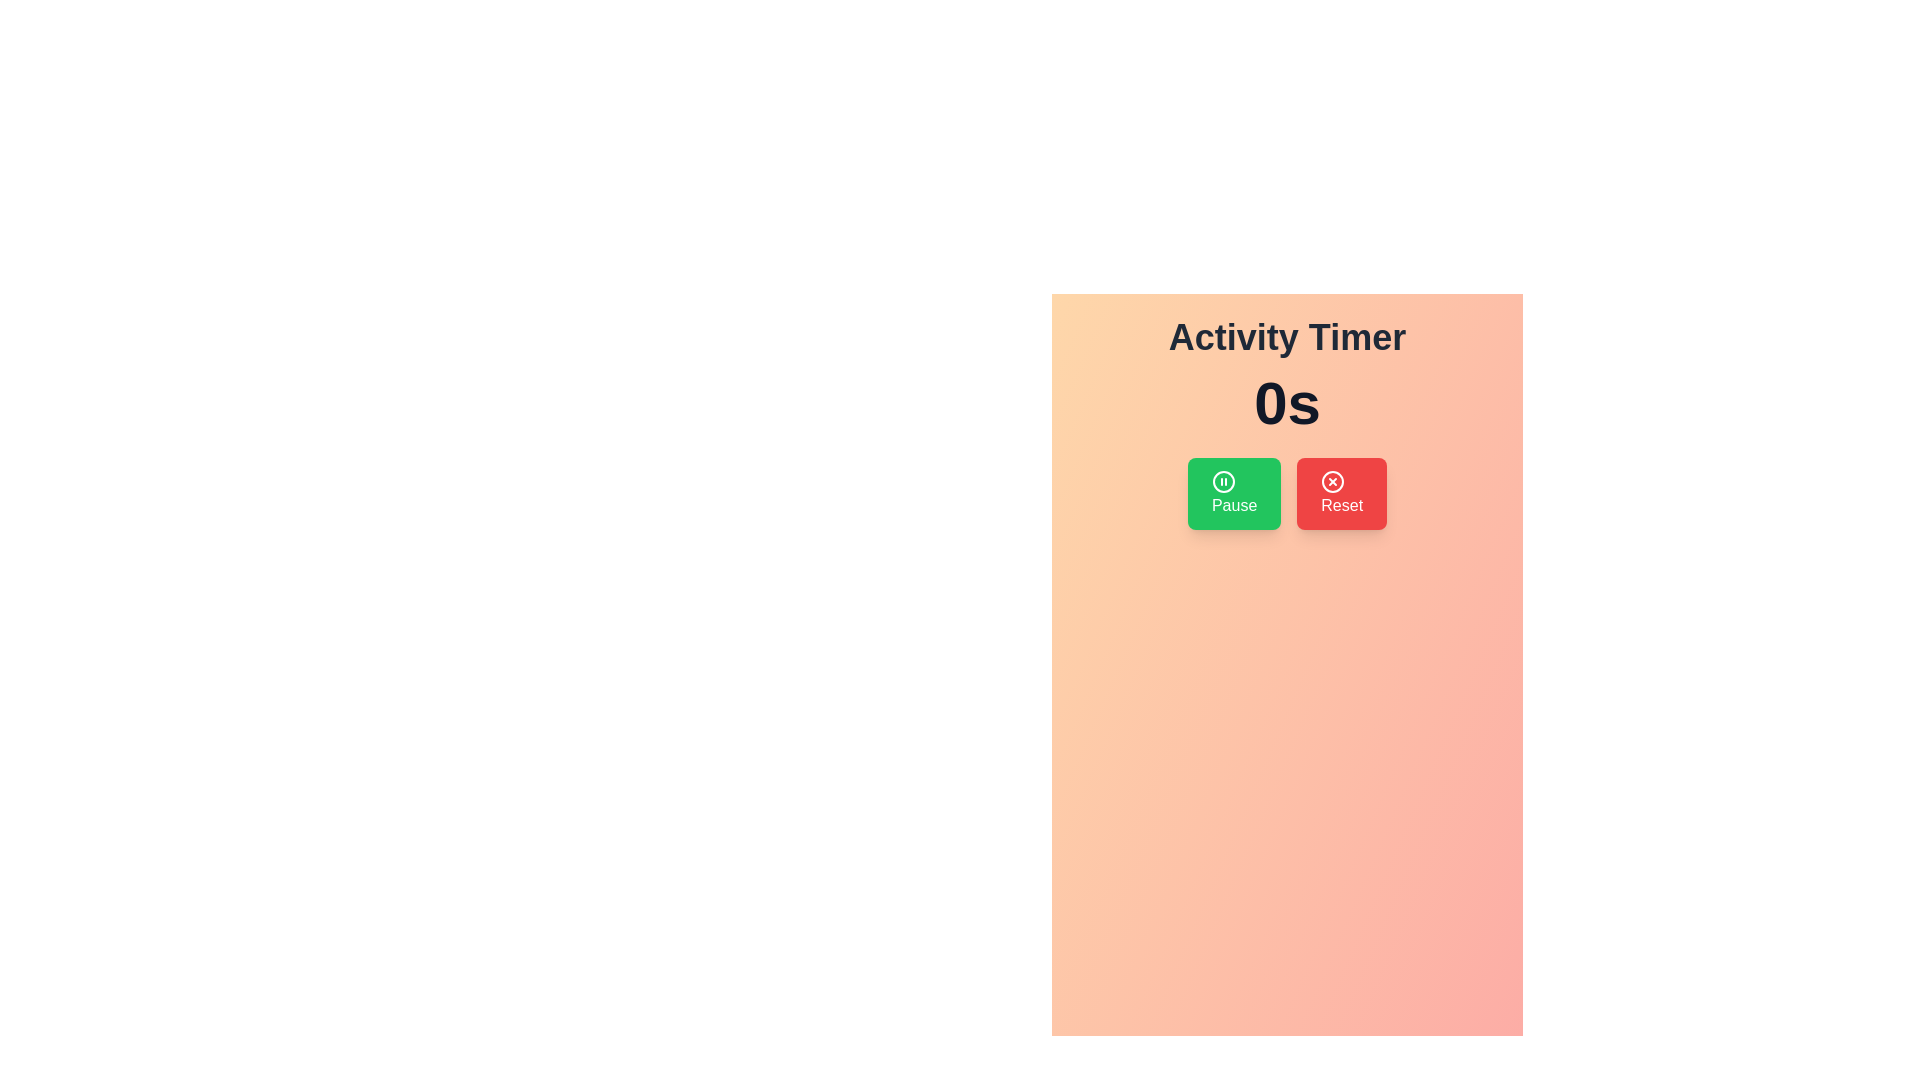 Image resolution: width=1920 pixels, height=1080 pixels. I want to click on the header label for the activity timer, which is positioned at the top and centered horizontally above the '0s' text element, so click(1287, 337).